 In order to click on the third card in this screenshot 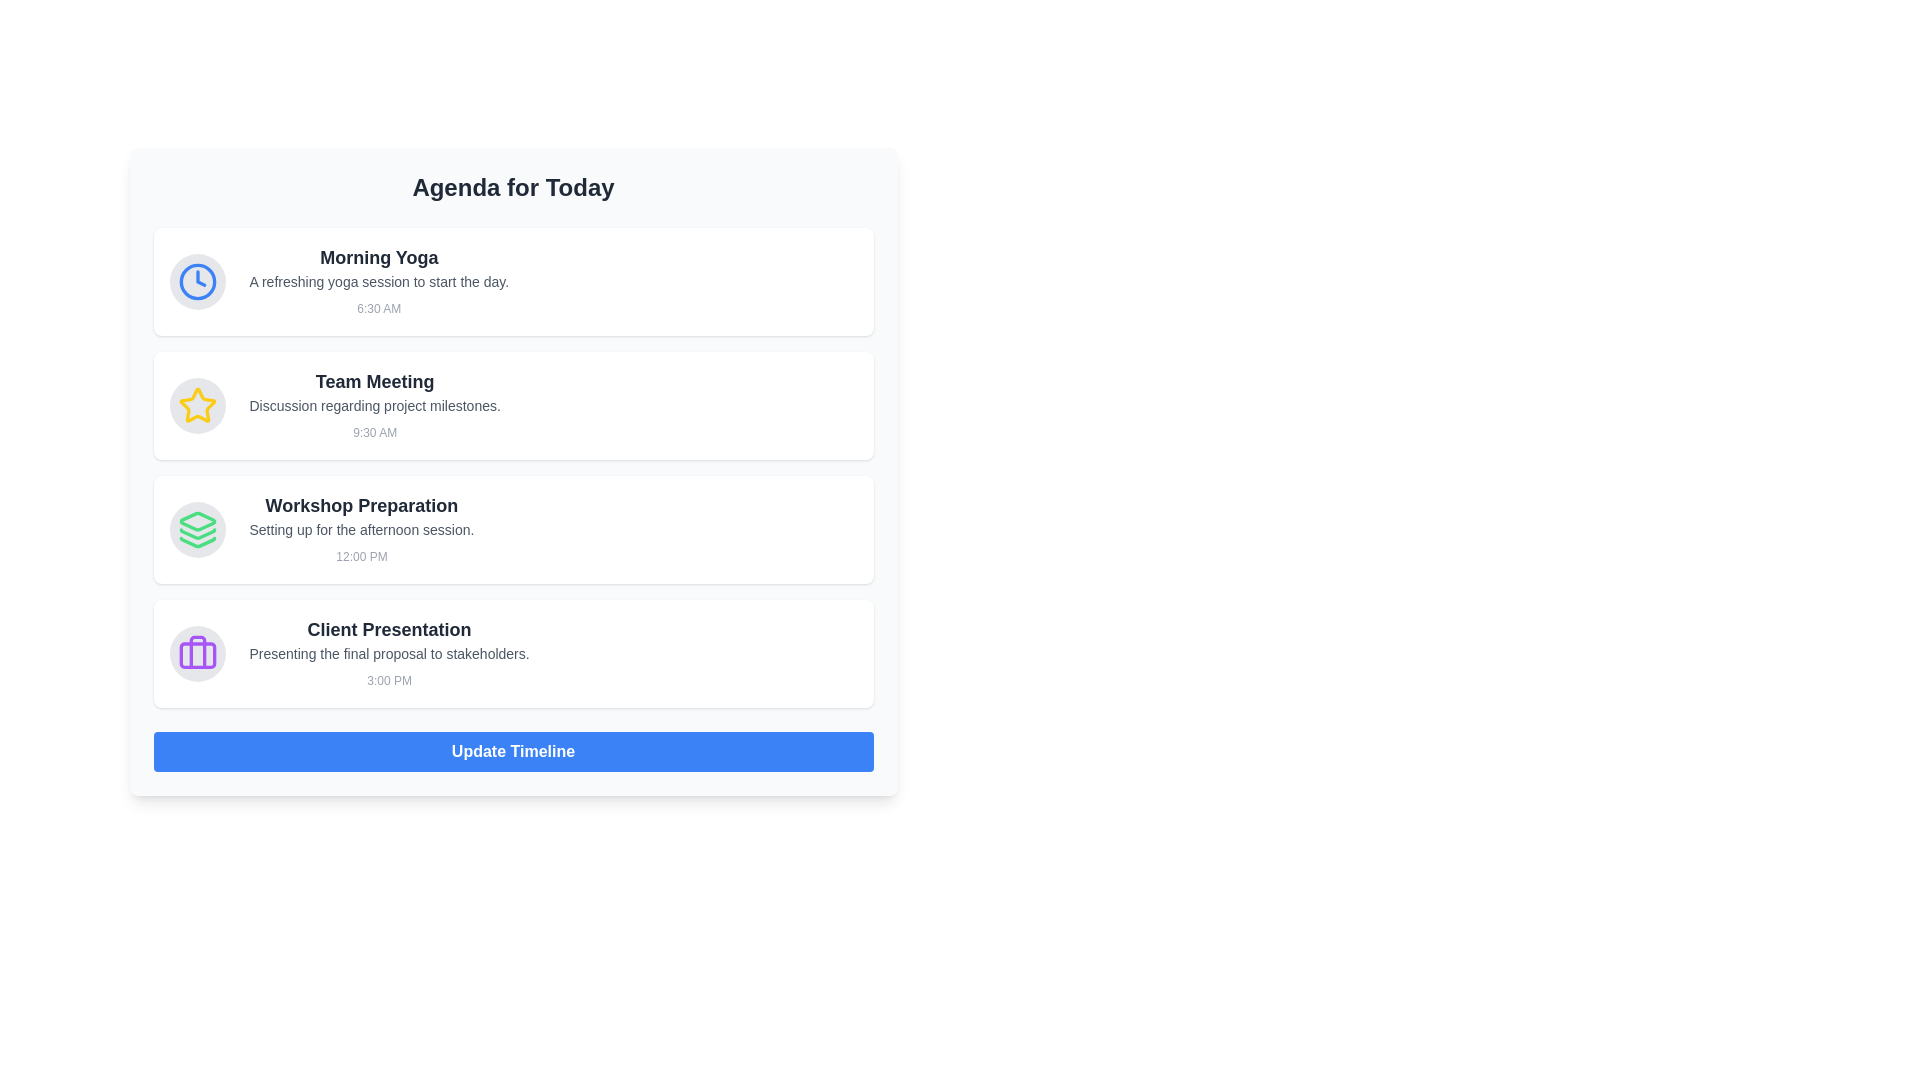, I will do `click(513, 528)`.